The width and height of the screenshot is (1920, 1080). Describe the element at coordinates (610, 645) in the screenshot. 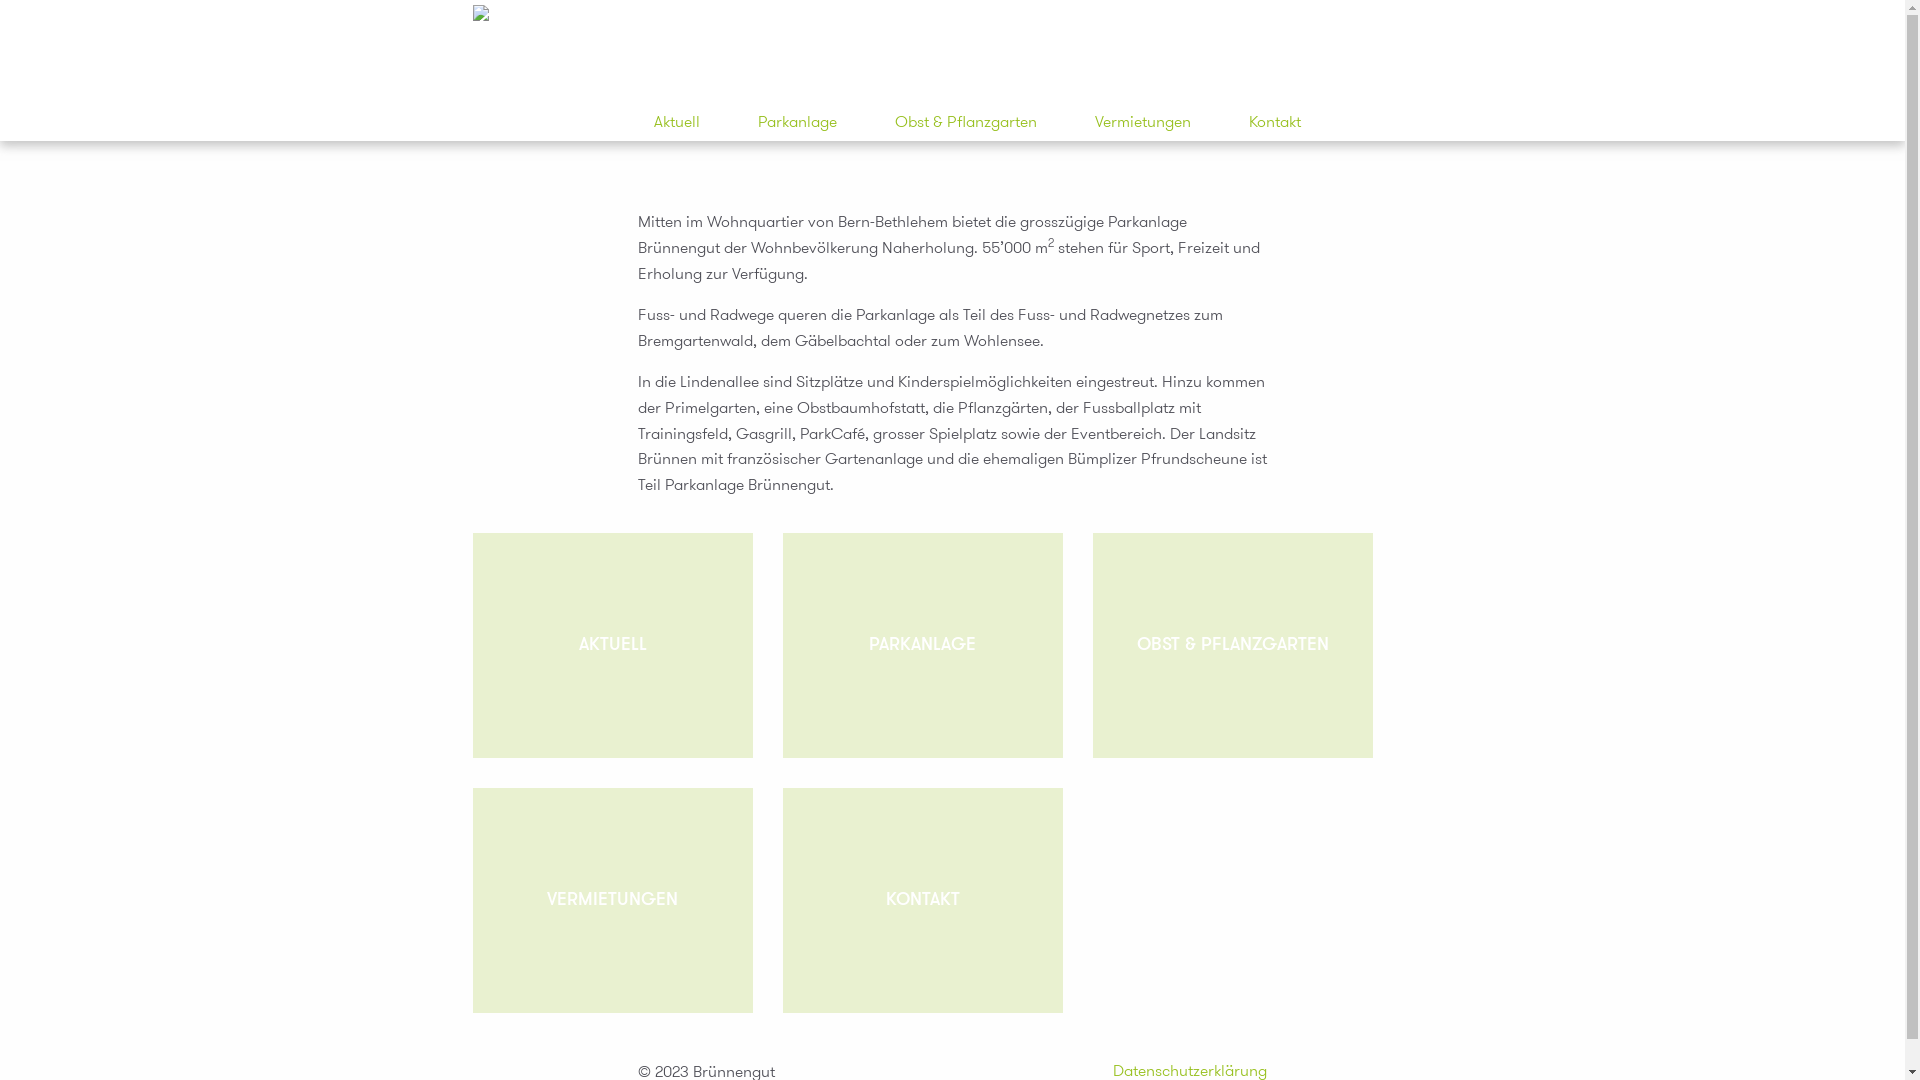

I see `'AKTUELL'` at that location.